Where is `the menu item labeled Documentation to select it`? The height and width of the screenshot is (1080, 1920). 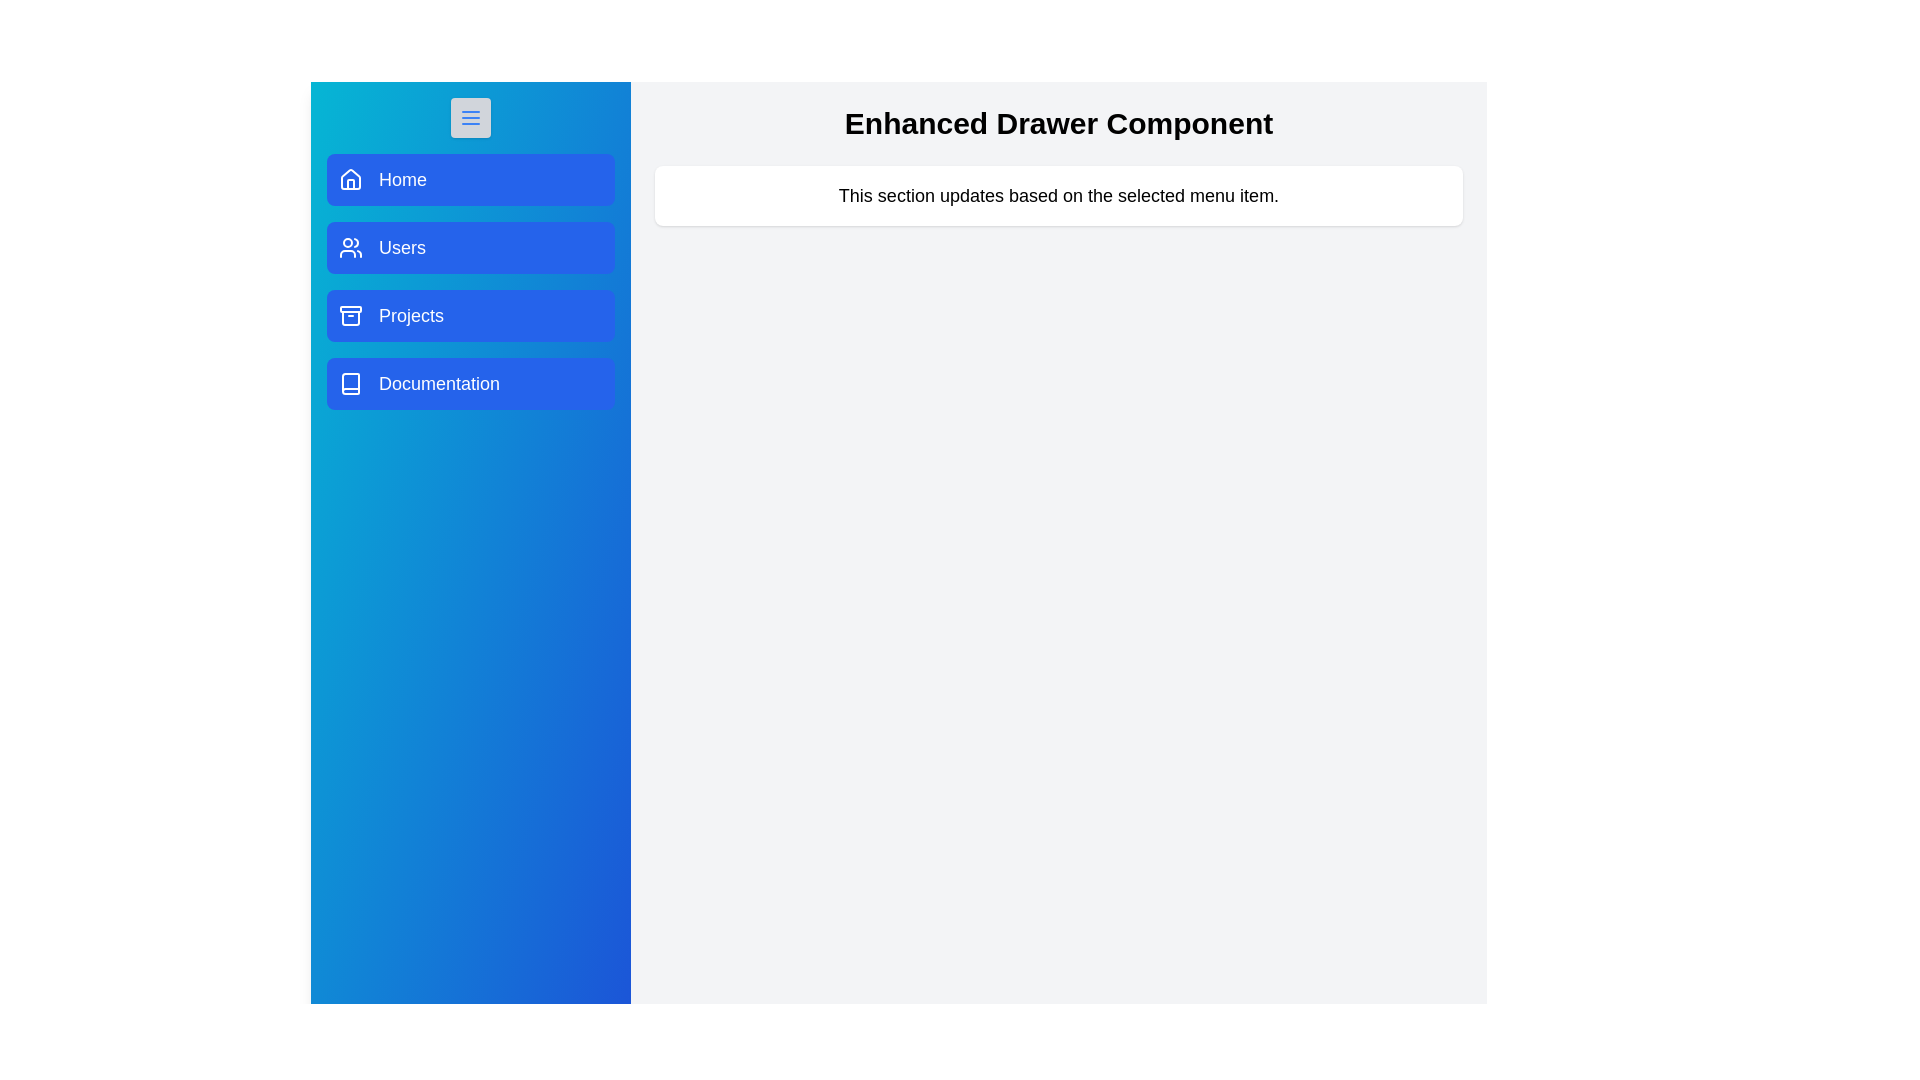 the menu item labeled Documentation to select it is located at coordinates (469, 384).